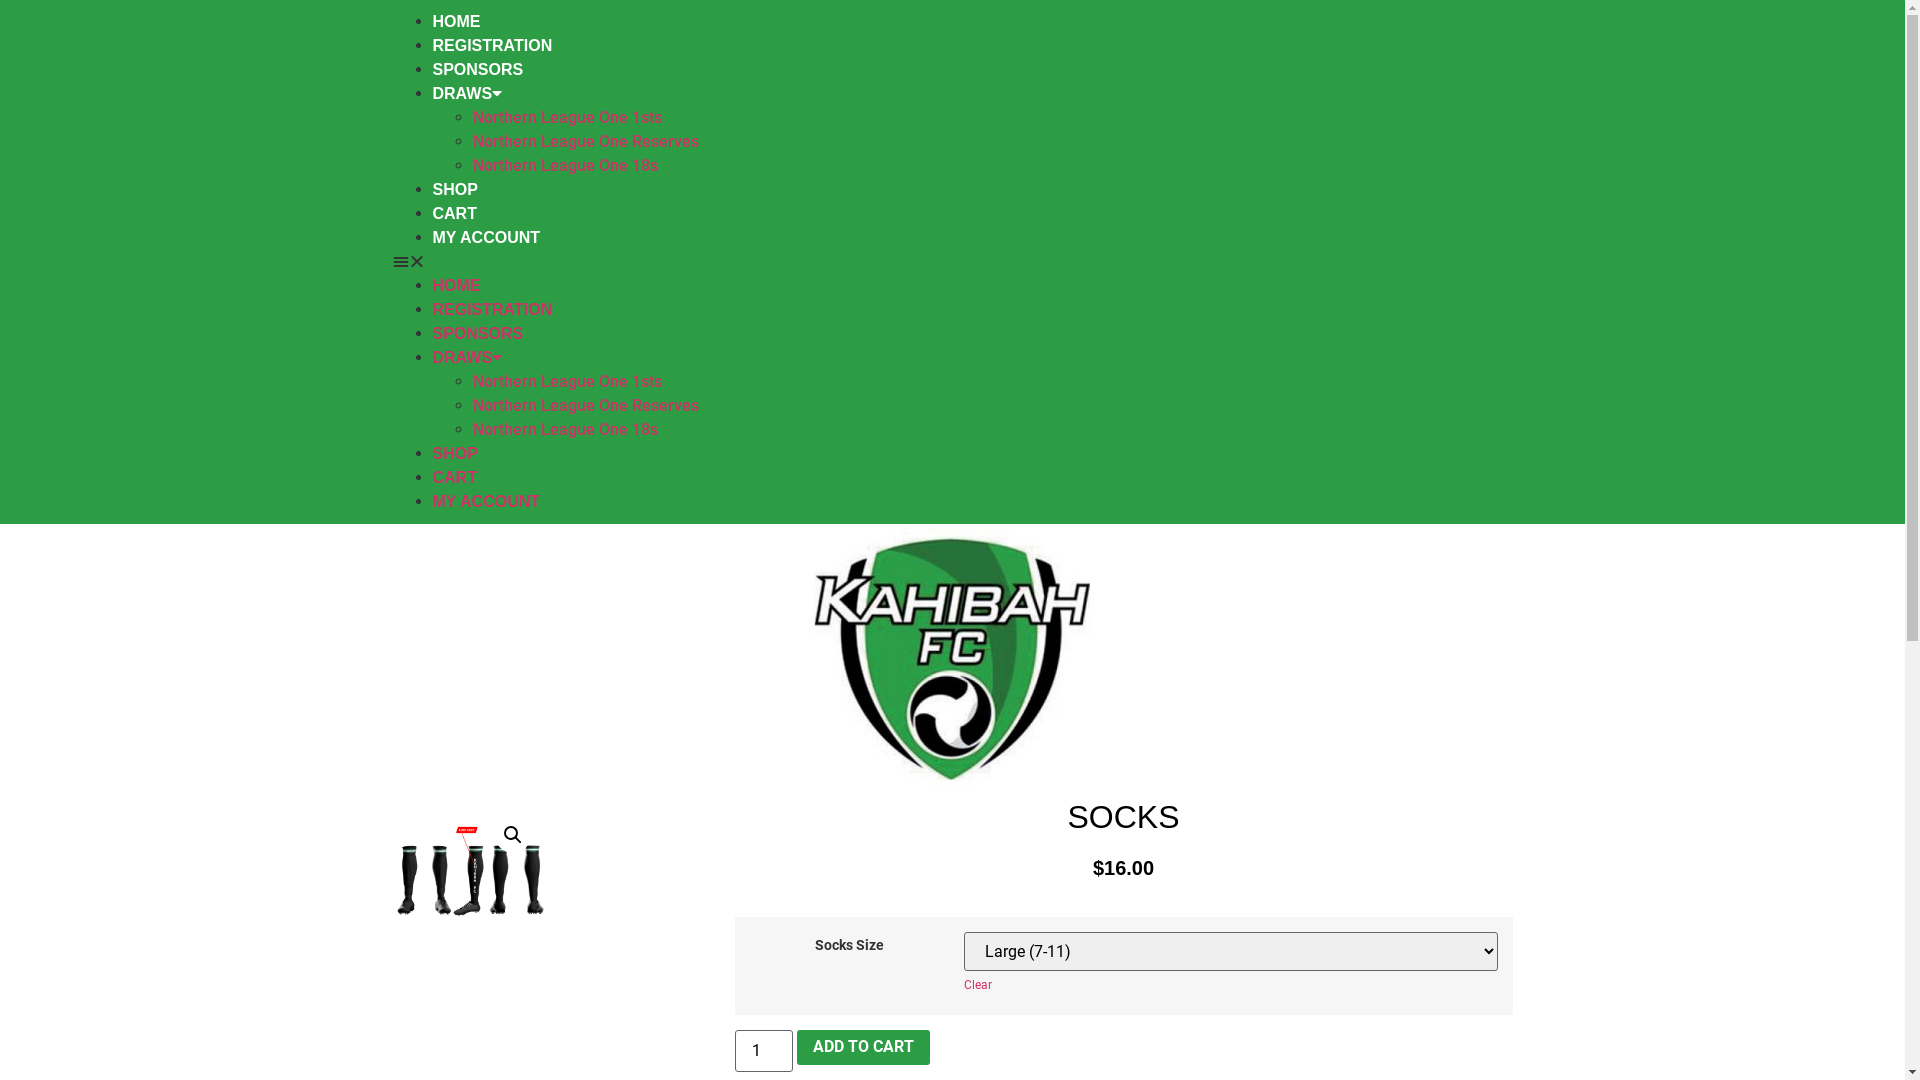 The image size is (1920, 1080). I want to click on 'Clear', so click(964, 983).